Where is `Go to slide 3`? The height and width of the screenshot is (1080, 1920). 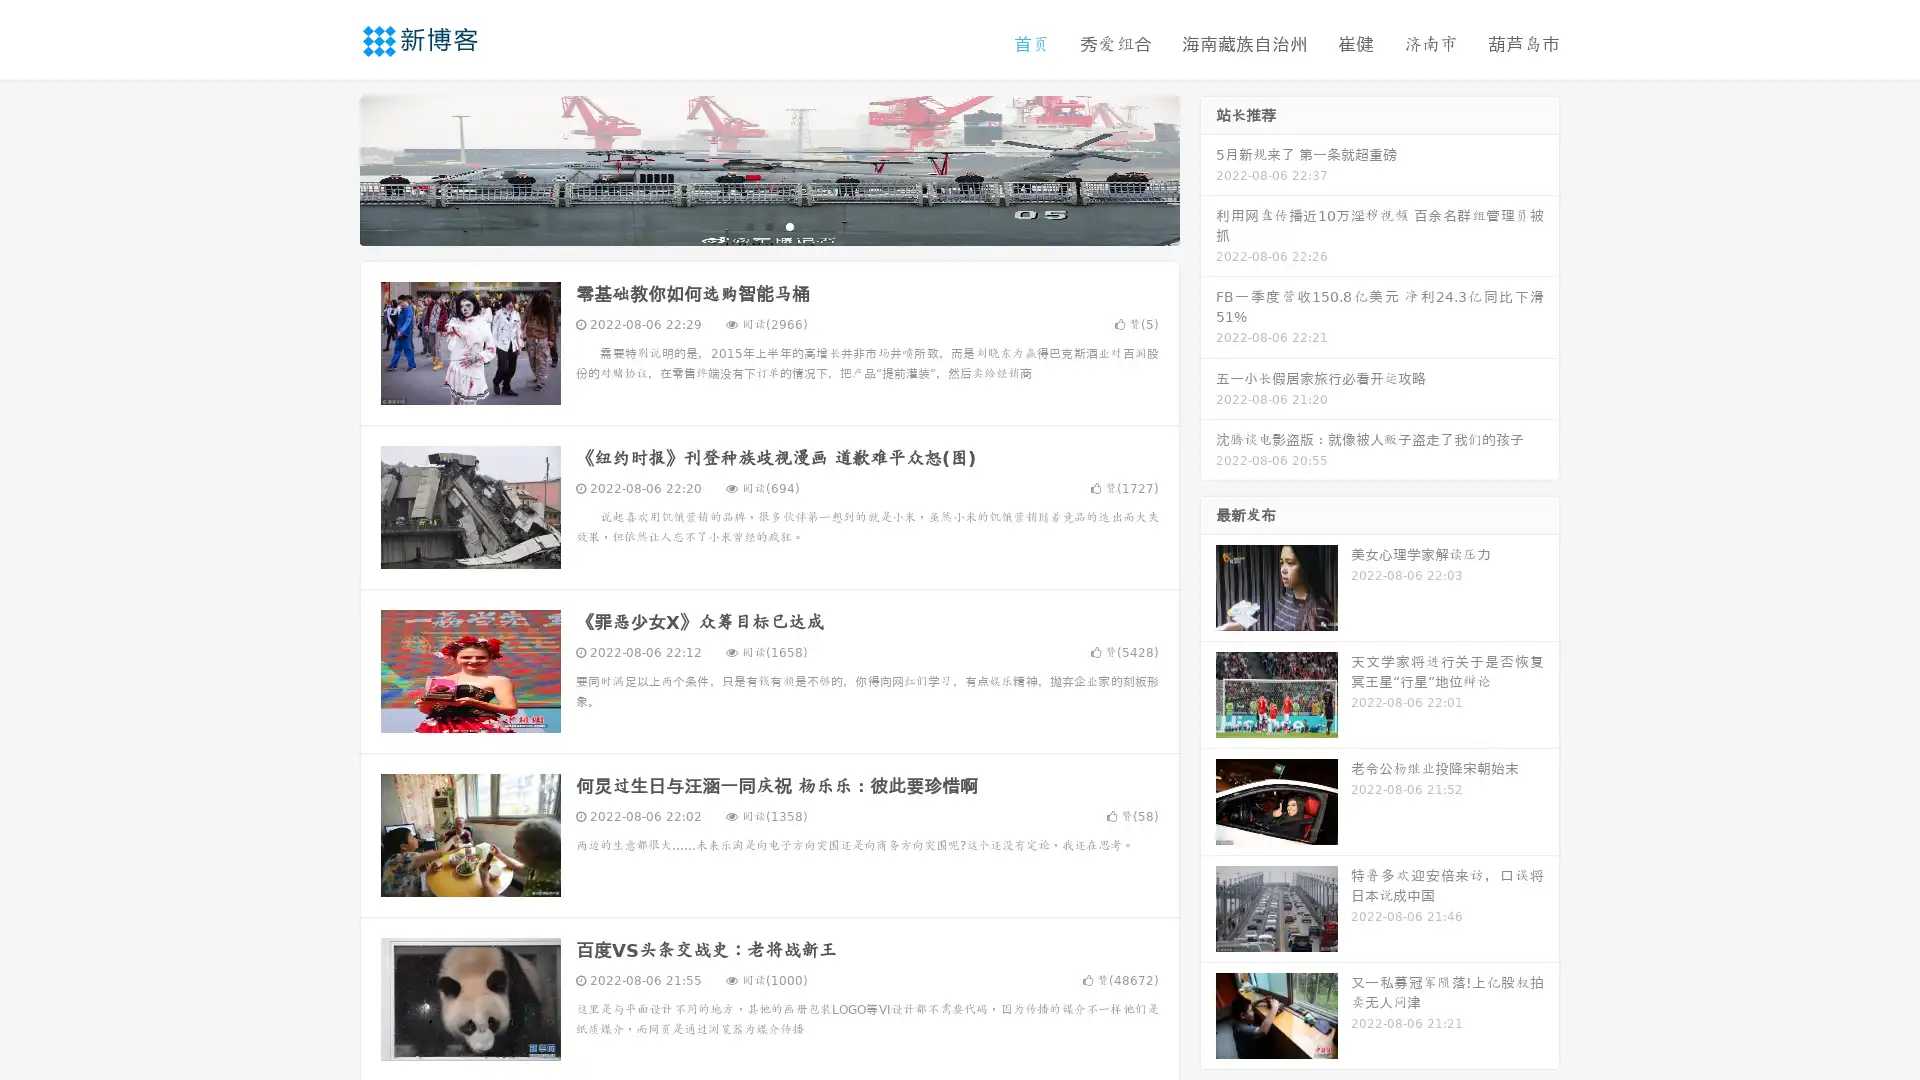
Go to slide 3 is located at coordinates (789, 225).